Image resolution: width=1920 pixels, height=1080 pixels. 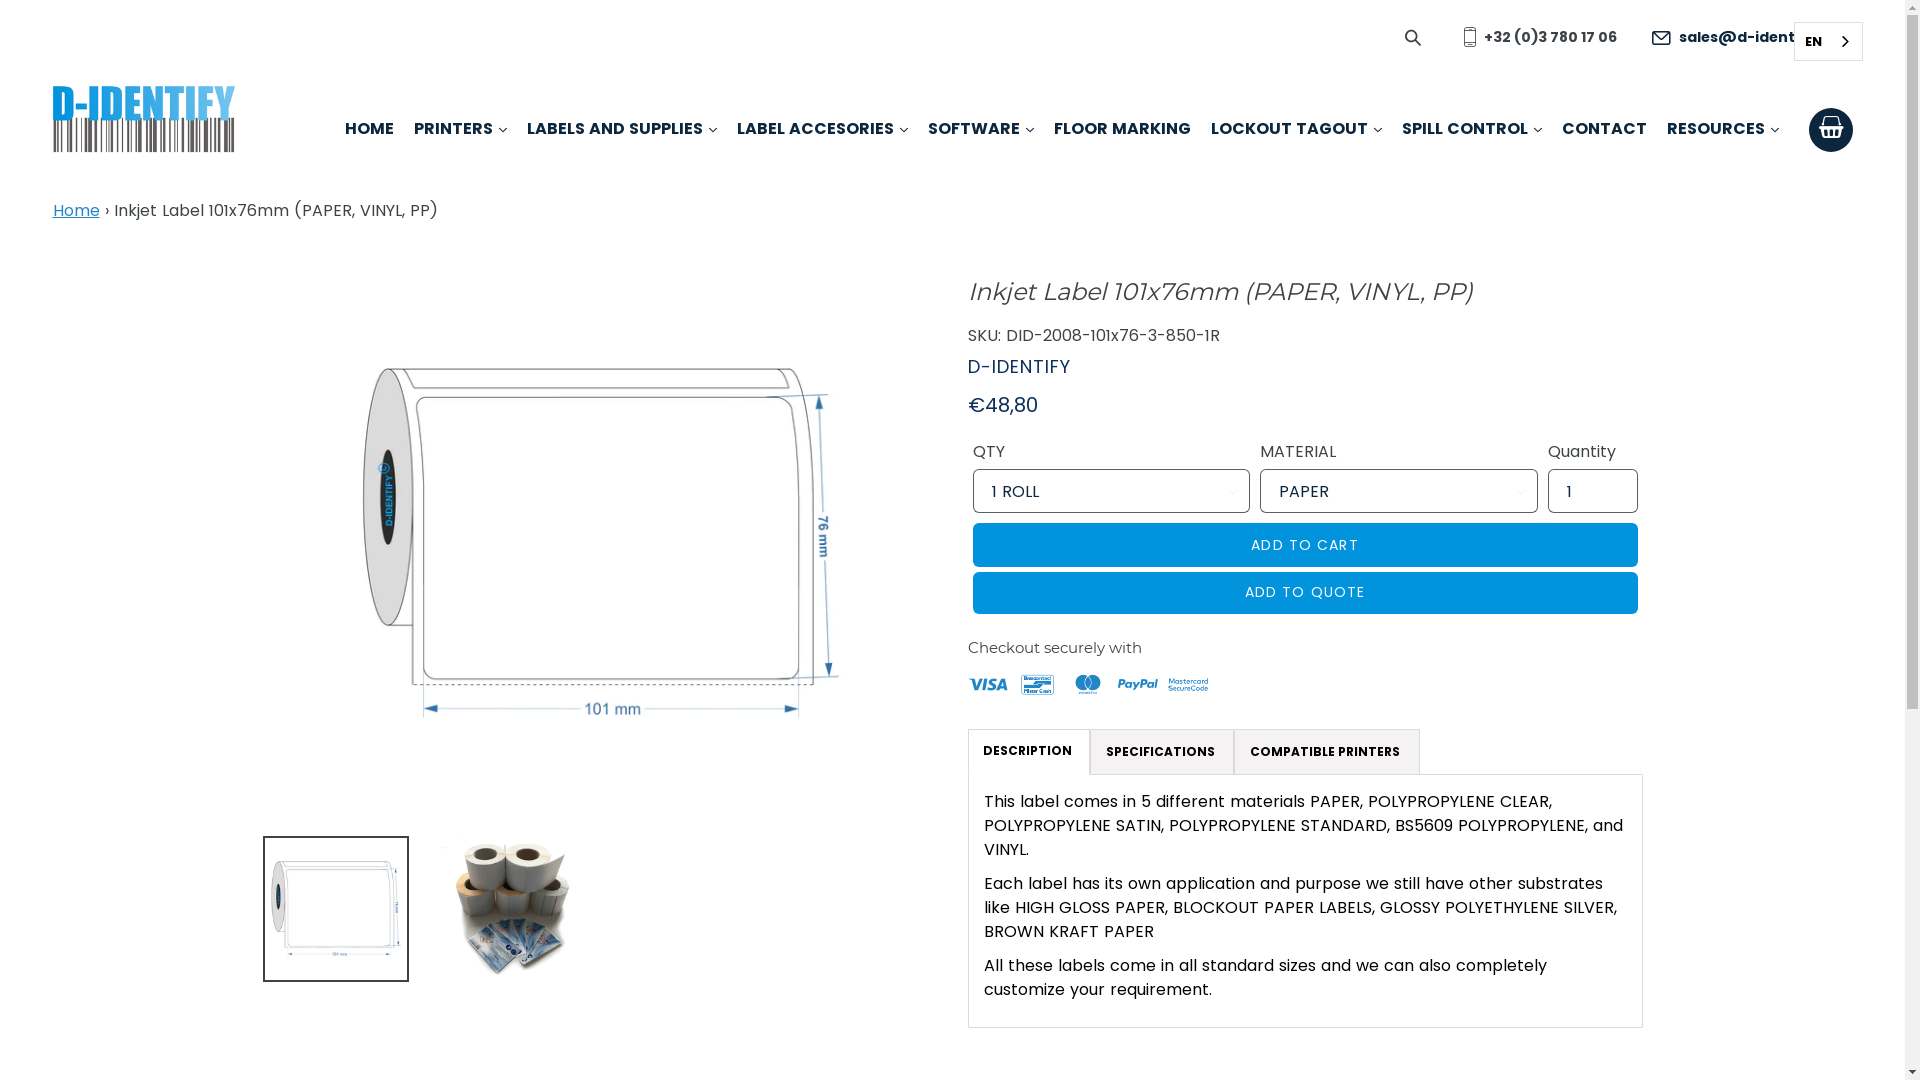 I want to click on 'EN', so click(x=1827, y=41).